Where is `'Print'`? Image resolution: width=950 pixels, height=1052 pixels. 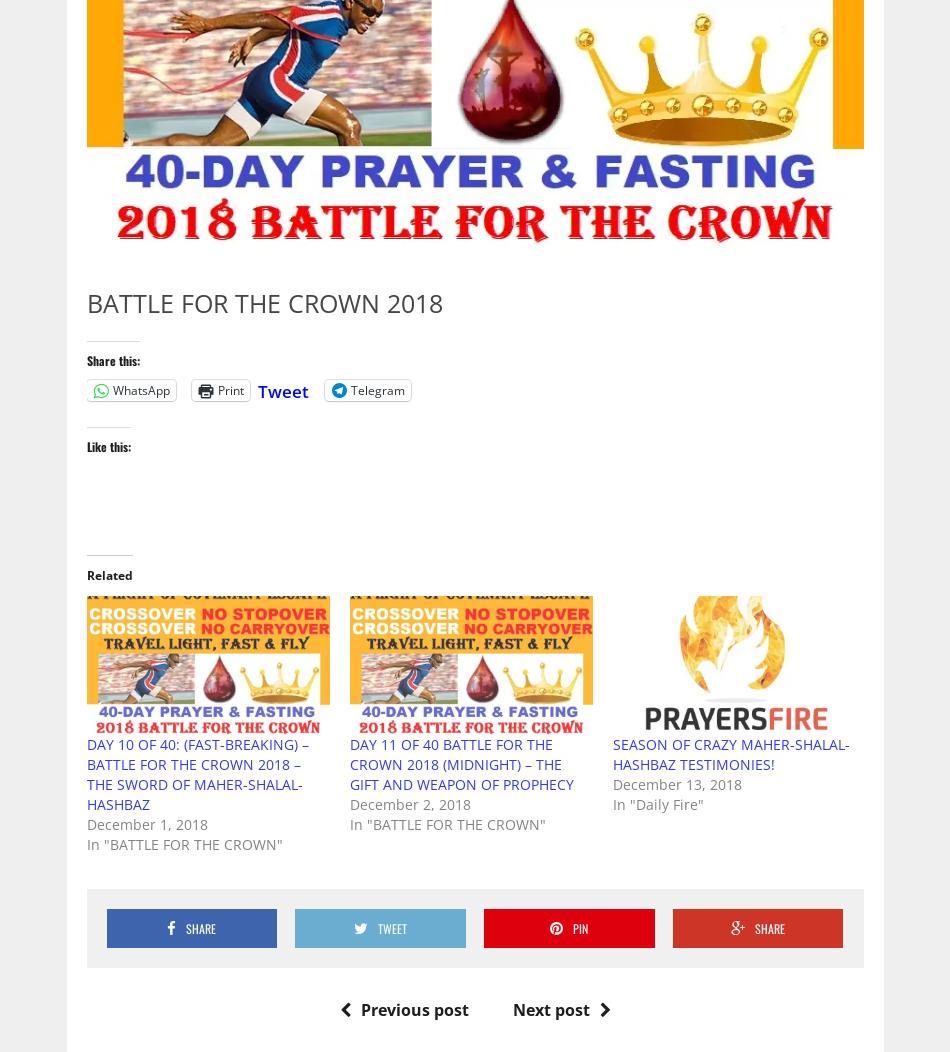 'Print' is located at coordinates (229, 389).